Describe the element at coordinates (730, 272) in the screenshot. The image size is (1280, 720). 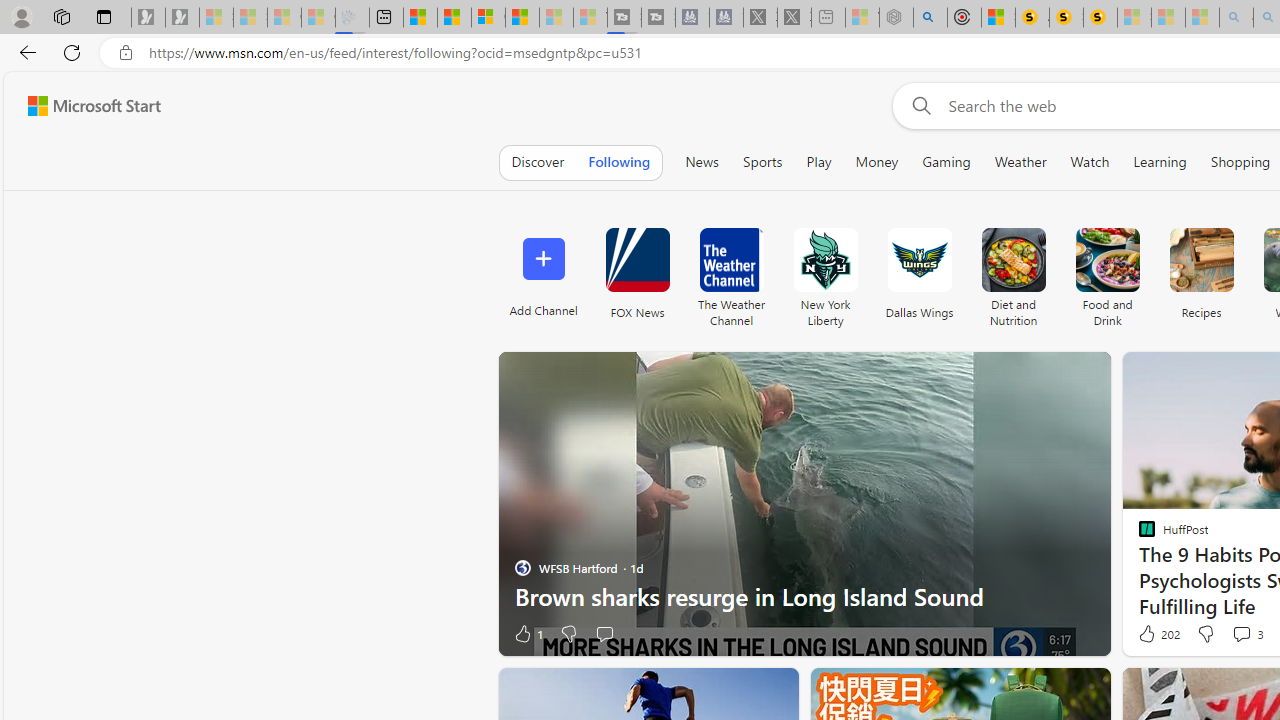
I see `'The Weather Channel'` at that location.